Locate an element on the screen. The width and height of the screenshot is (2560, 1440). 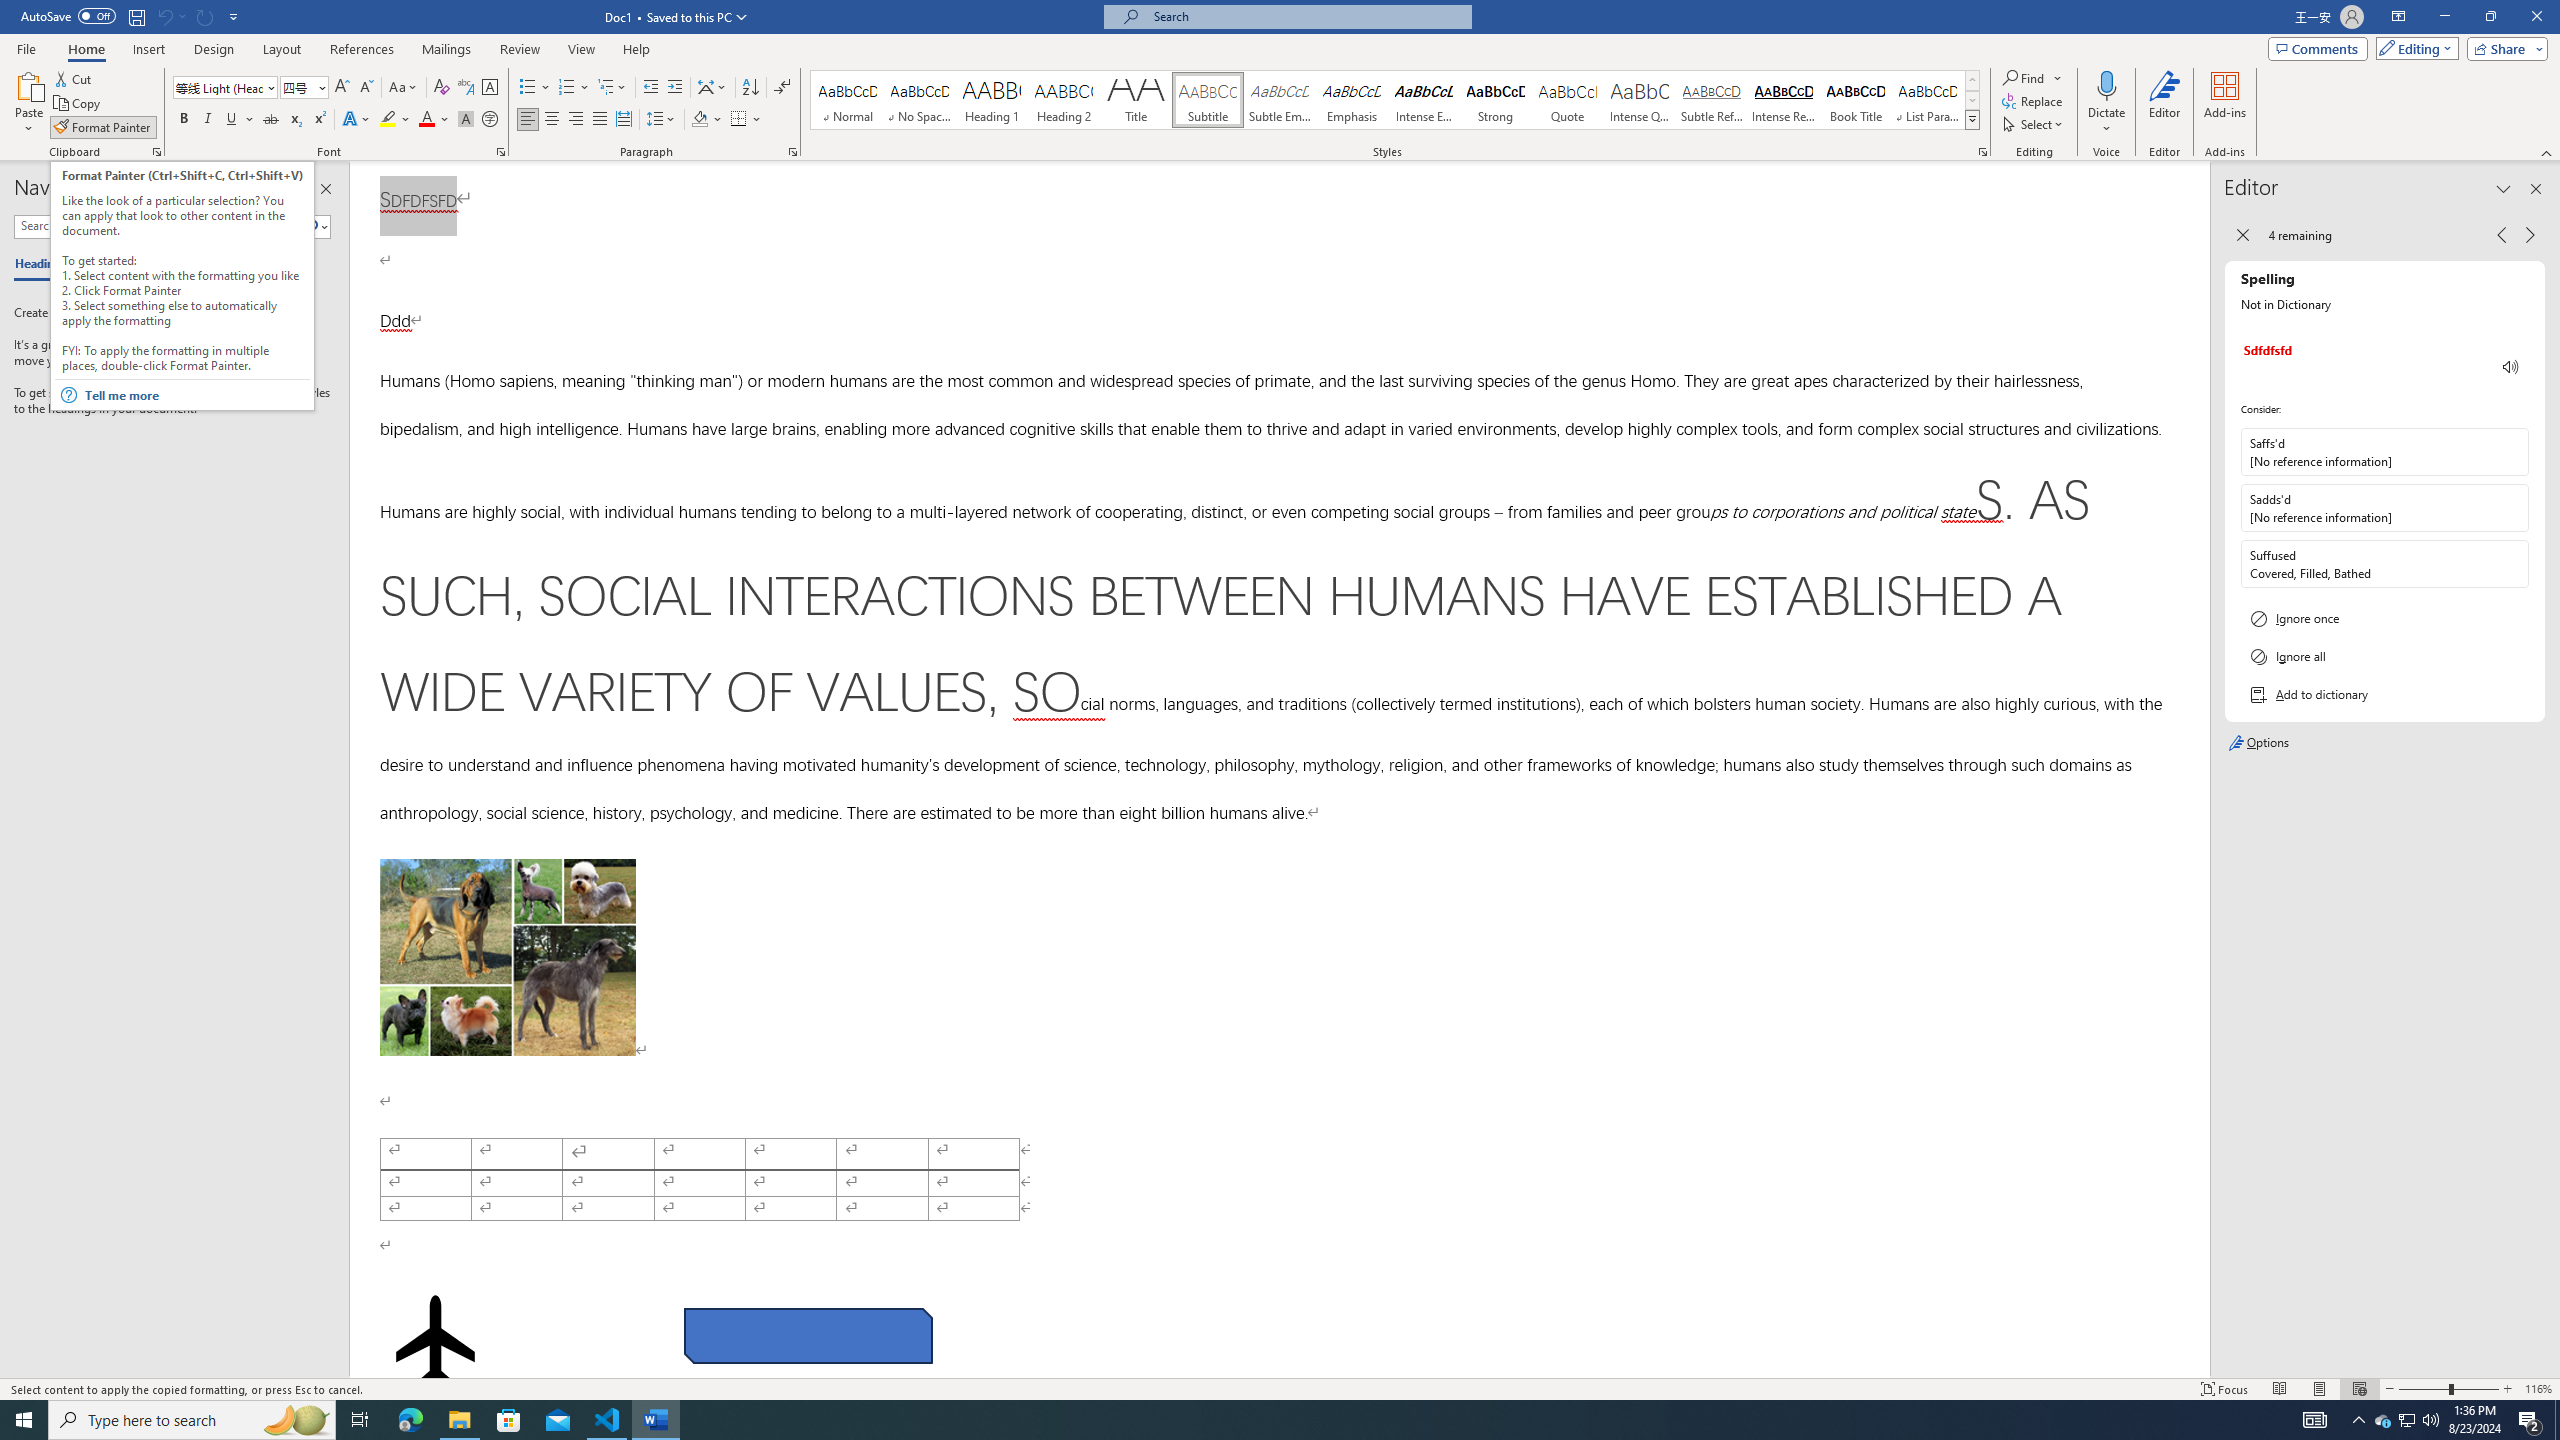
'Underline' is located at coordinates (239, 118).